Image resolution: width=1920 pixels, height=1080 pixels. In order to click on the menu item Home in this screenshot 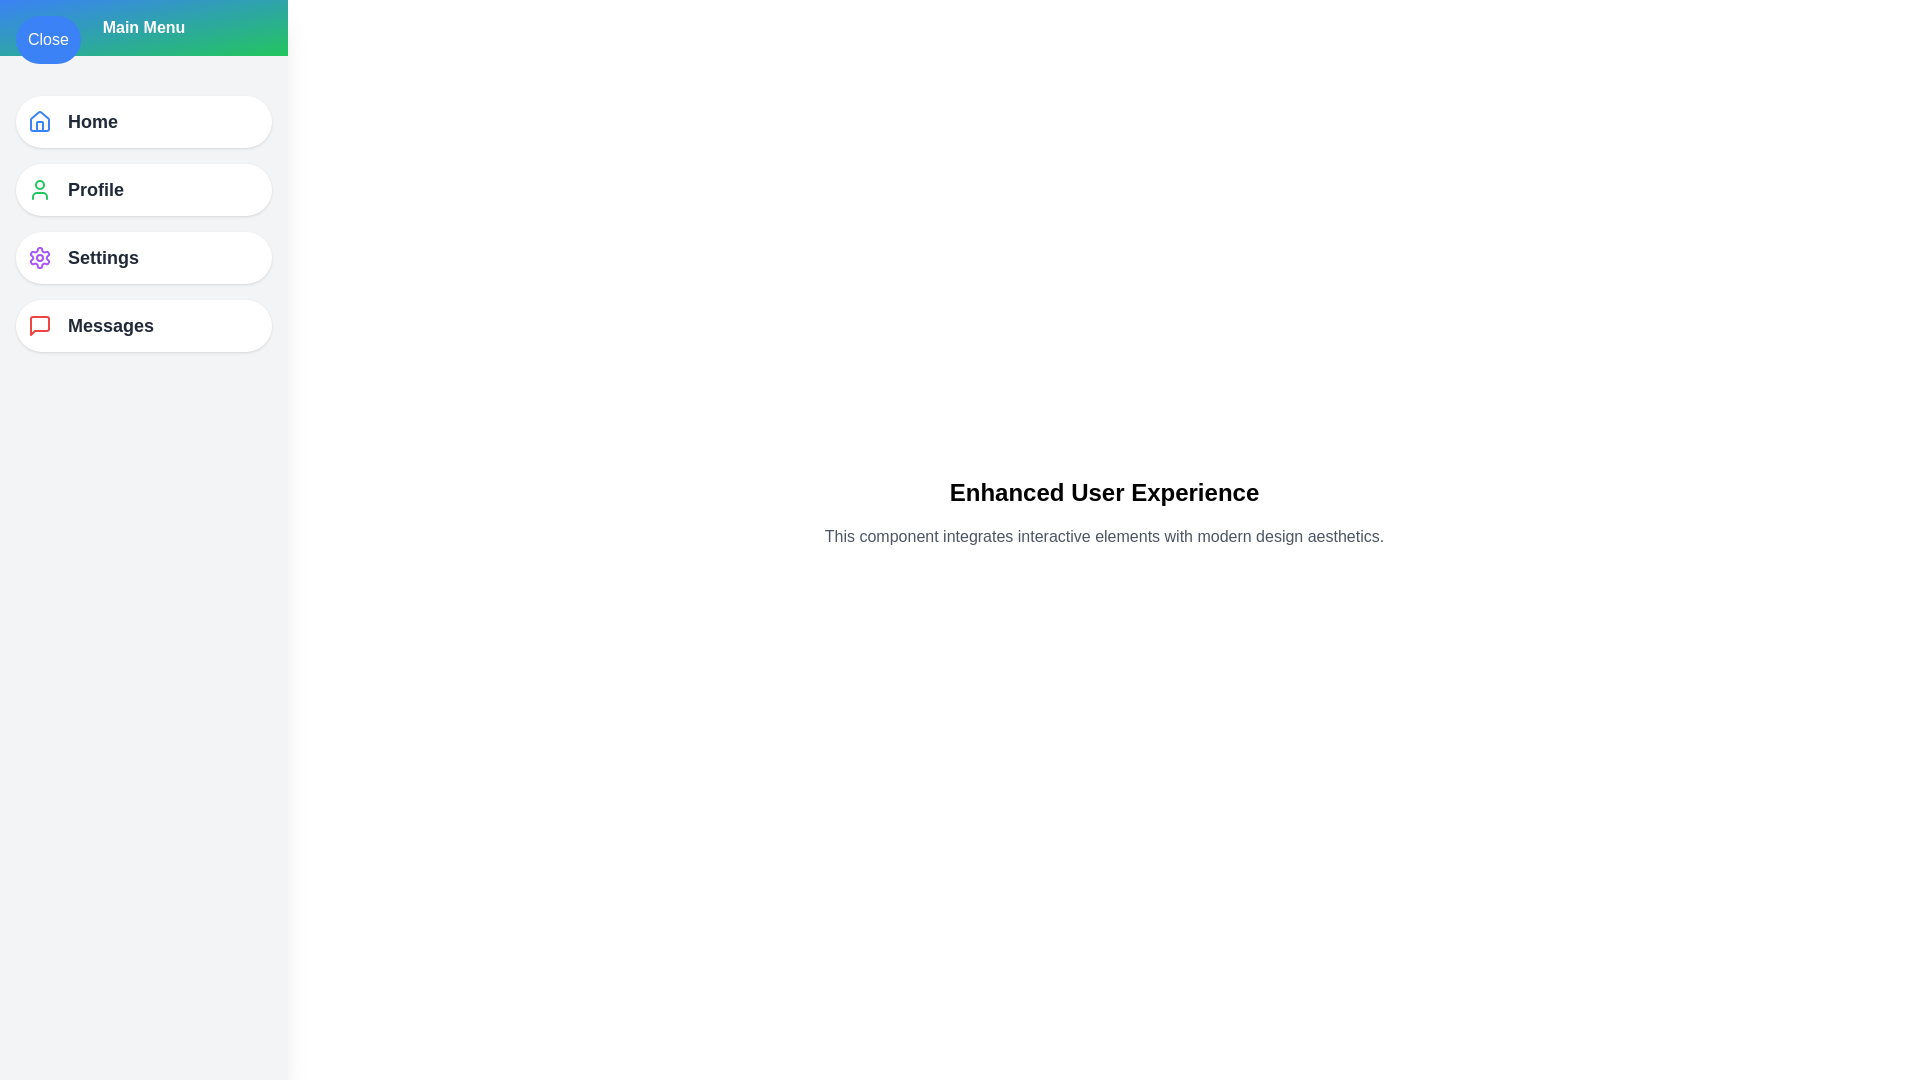, I will do `click(143, 122)`.